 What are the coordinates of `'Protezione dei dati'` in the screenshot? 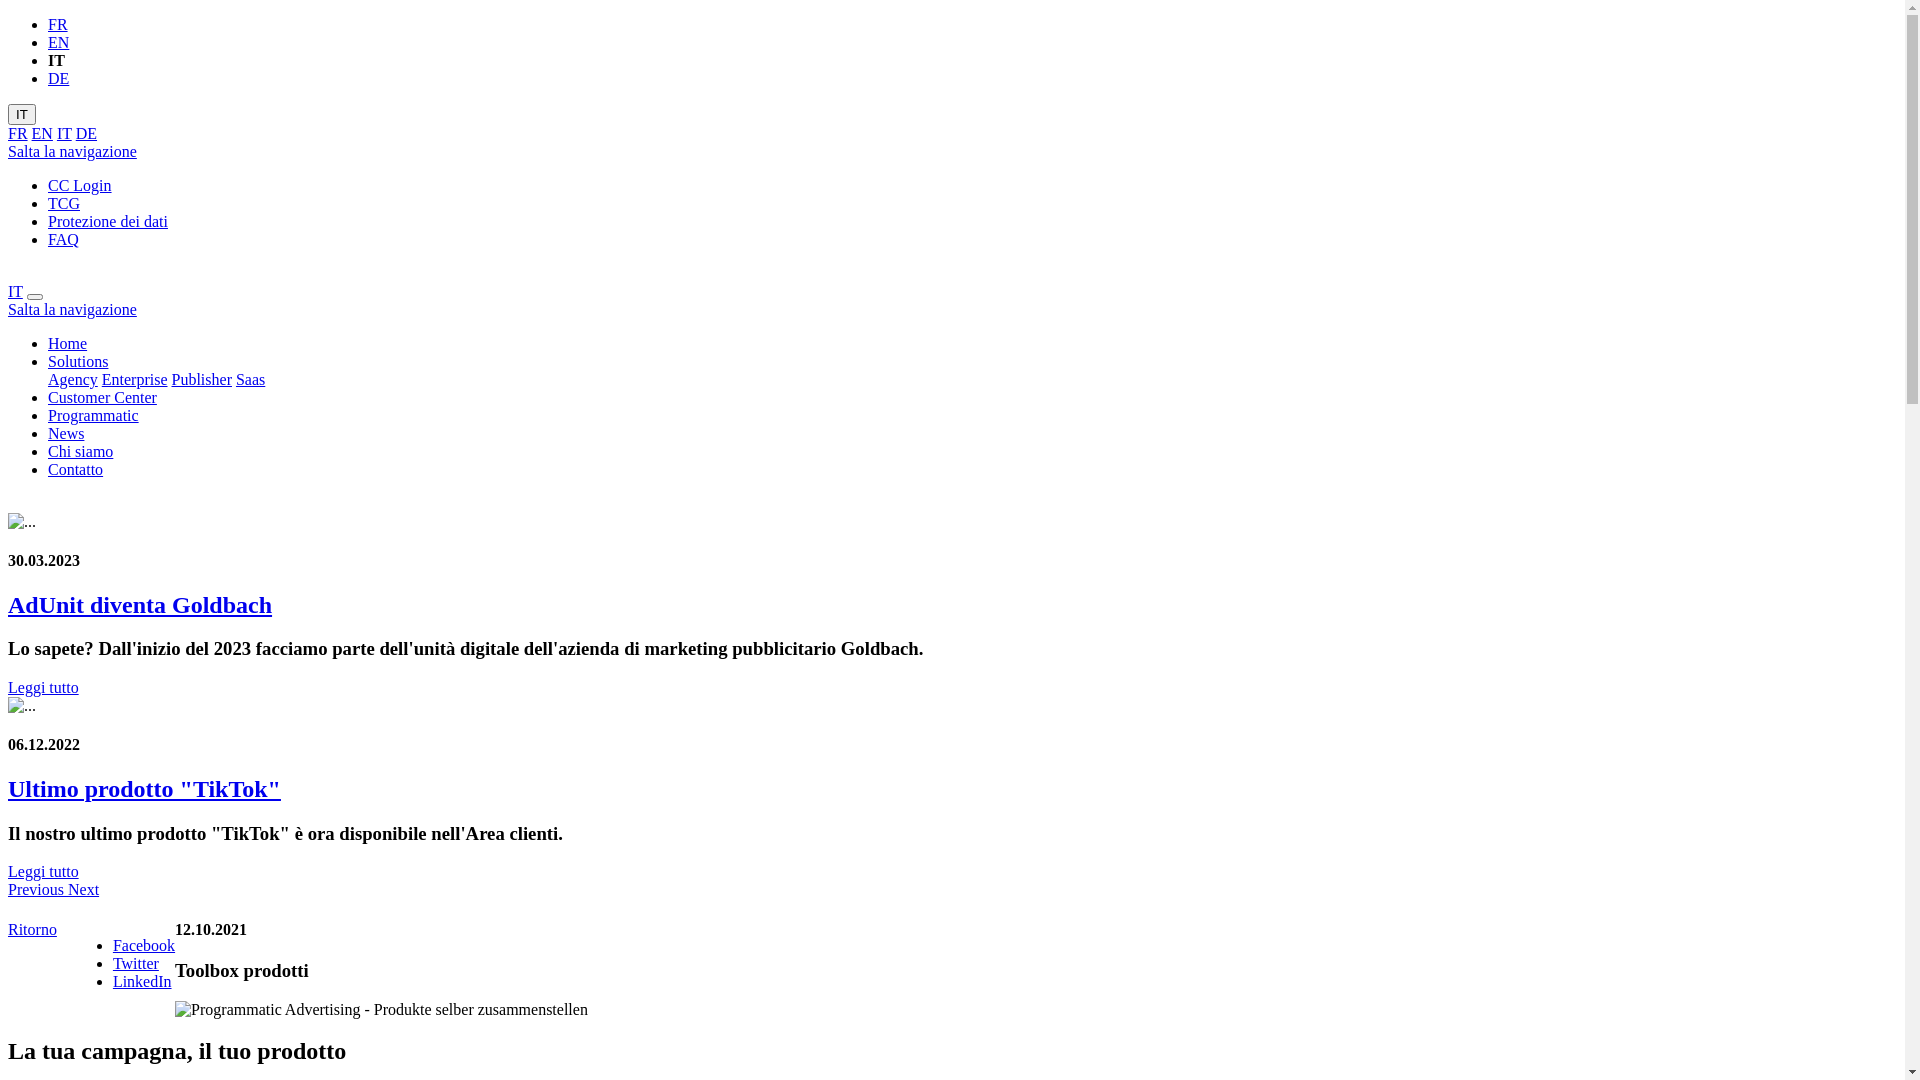 It's located at (106, 221).